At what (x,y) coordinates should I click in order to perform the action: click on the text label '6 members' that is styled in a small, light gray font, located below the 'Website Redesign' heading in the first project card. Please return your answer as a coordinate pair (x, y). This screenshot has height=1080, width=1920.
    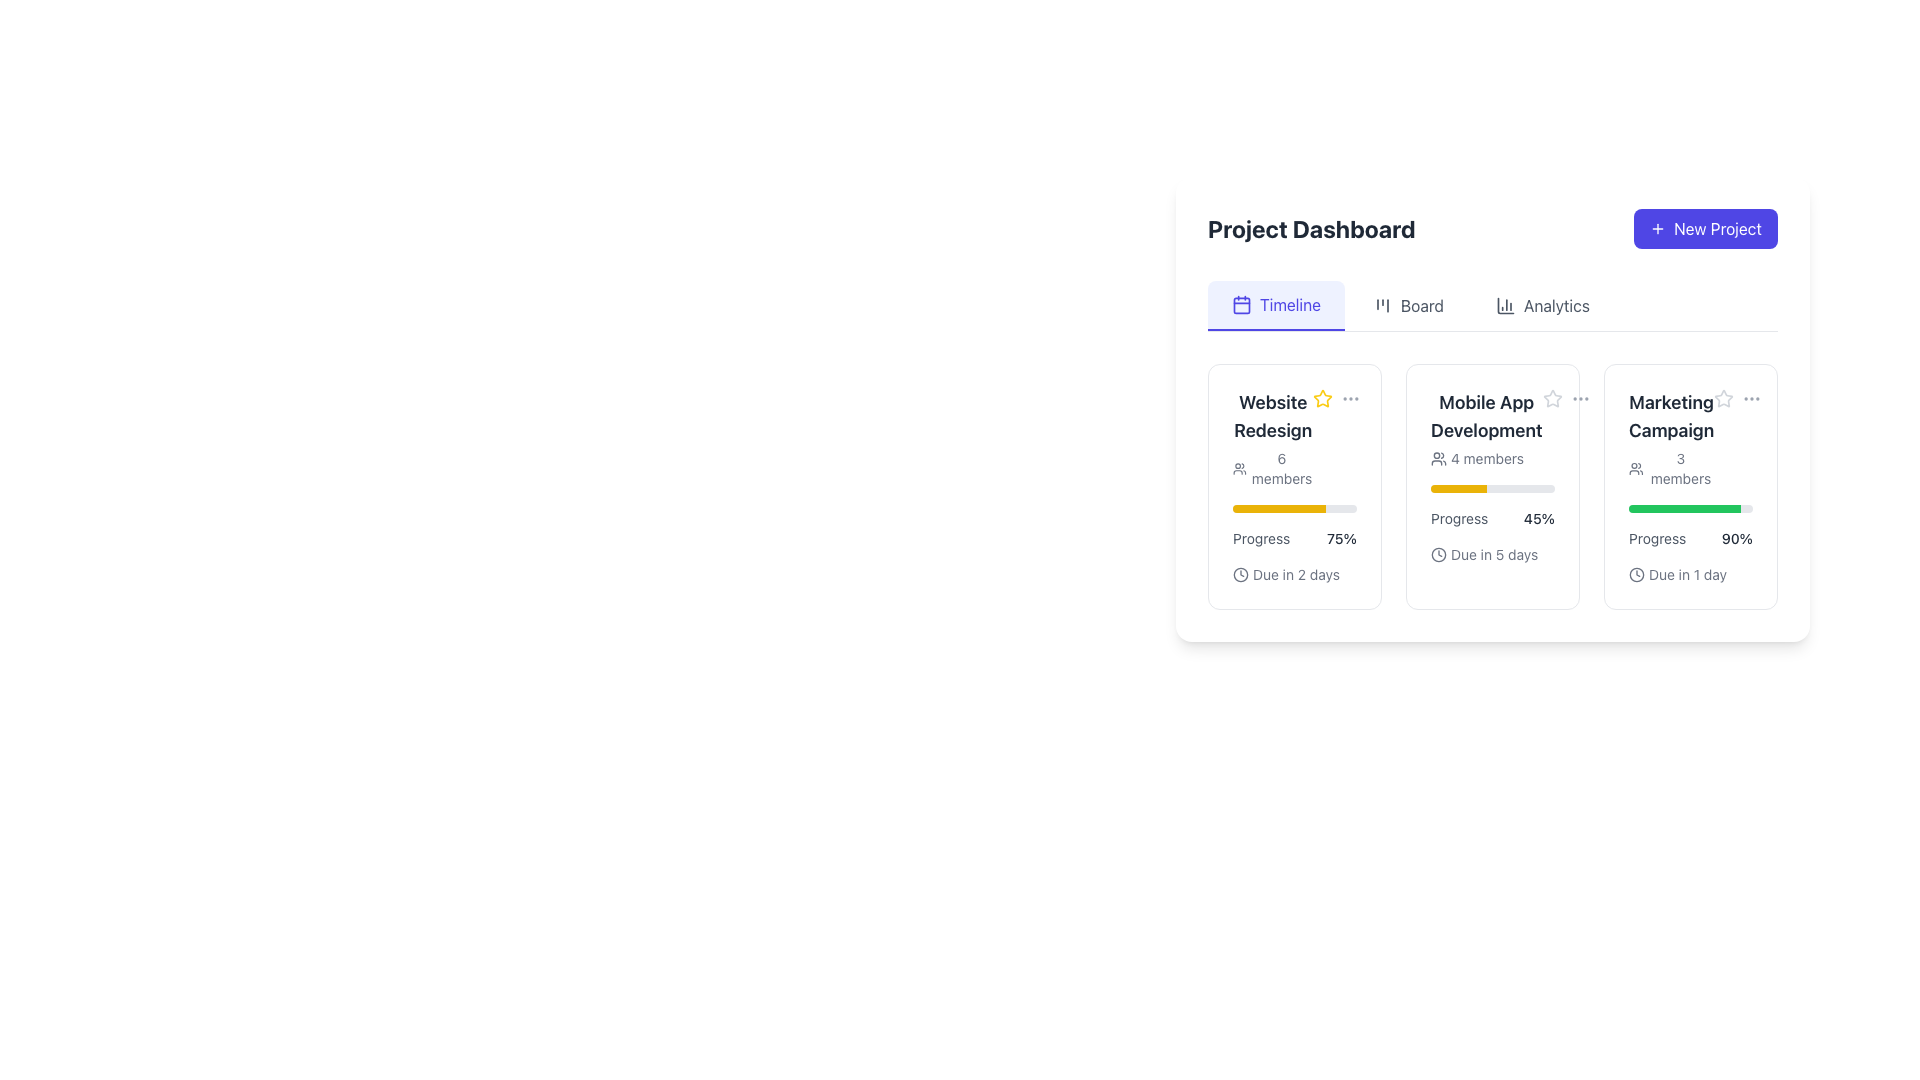
    Looking at the image, I should click on (1272, 469).